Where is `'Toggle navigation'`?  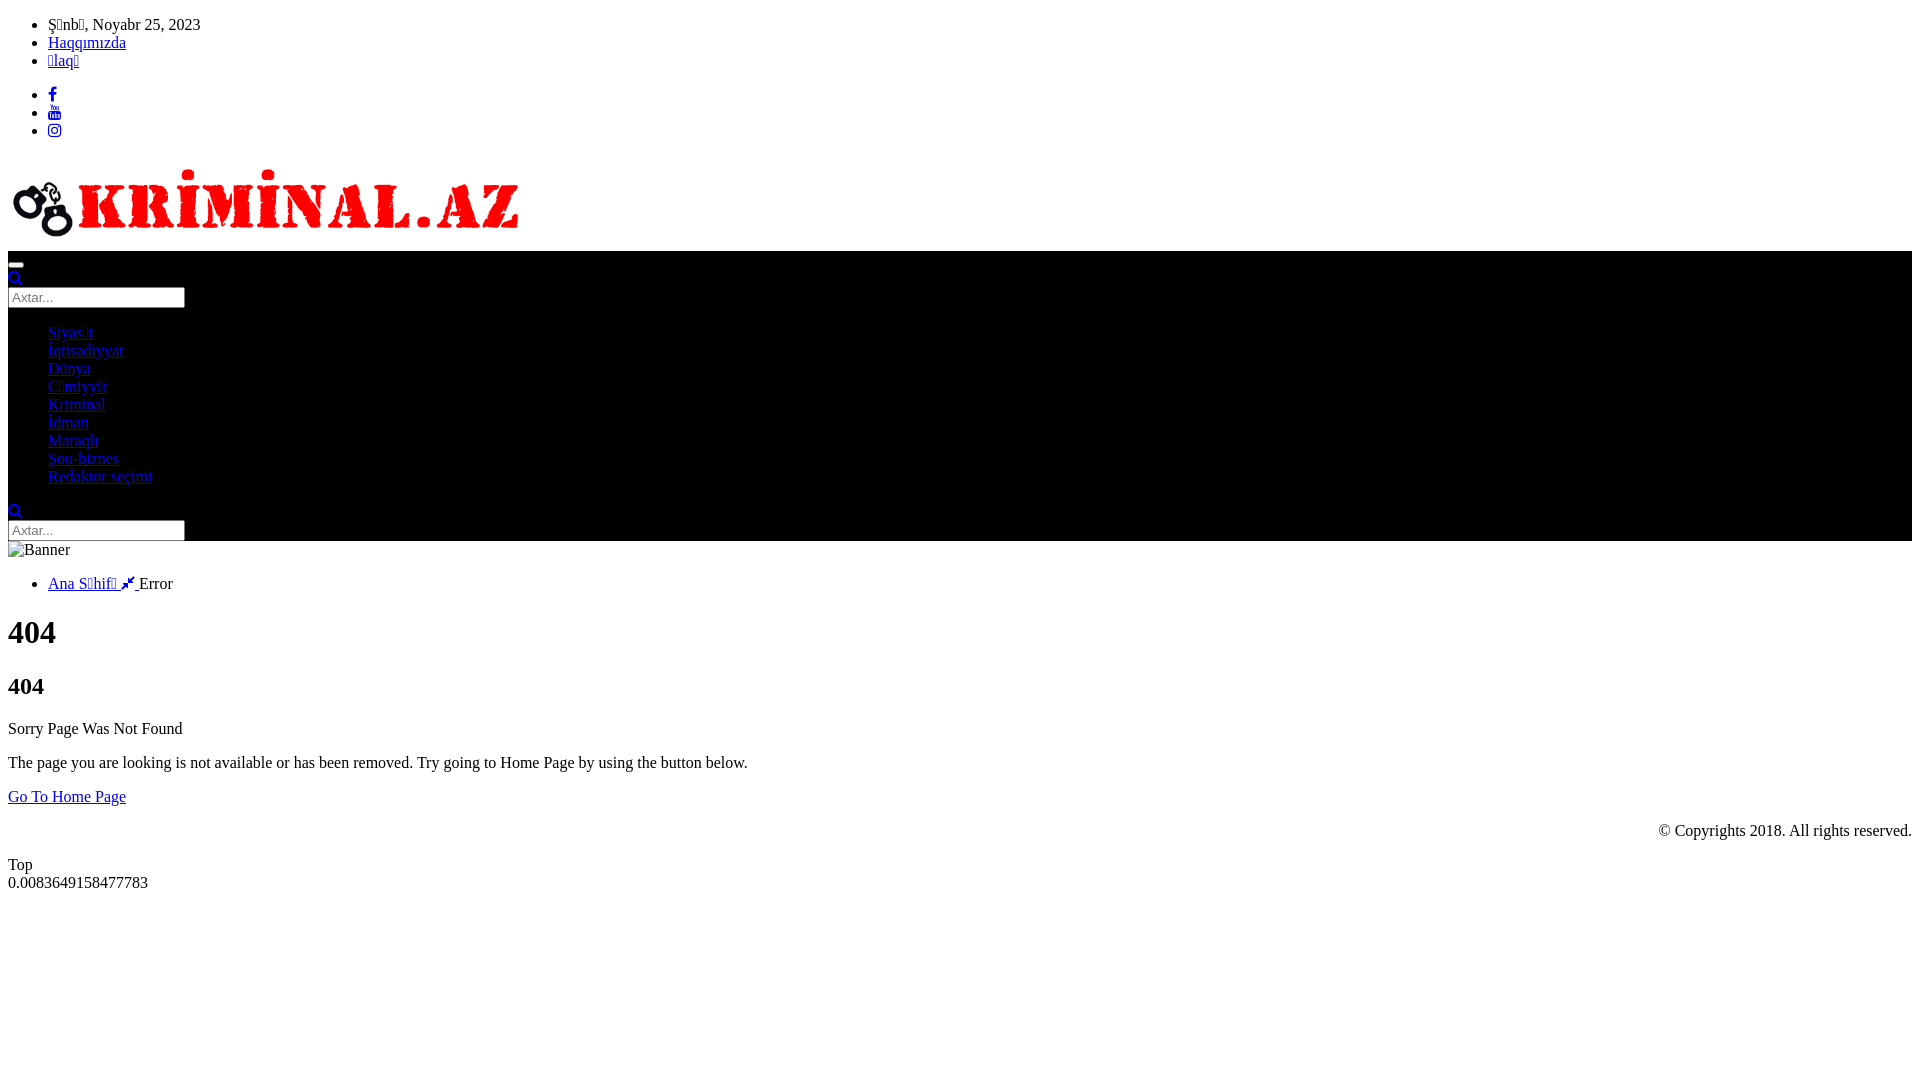 'Toggle navigation' is located at coordinates (15, 264).